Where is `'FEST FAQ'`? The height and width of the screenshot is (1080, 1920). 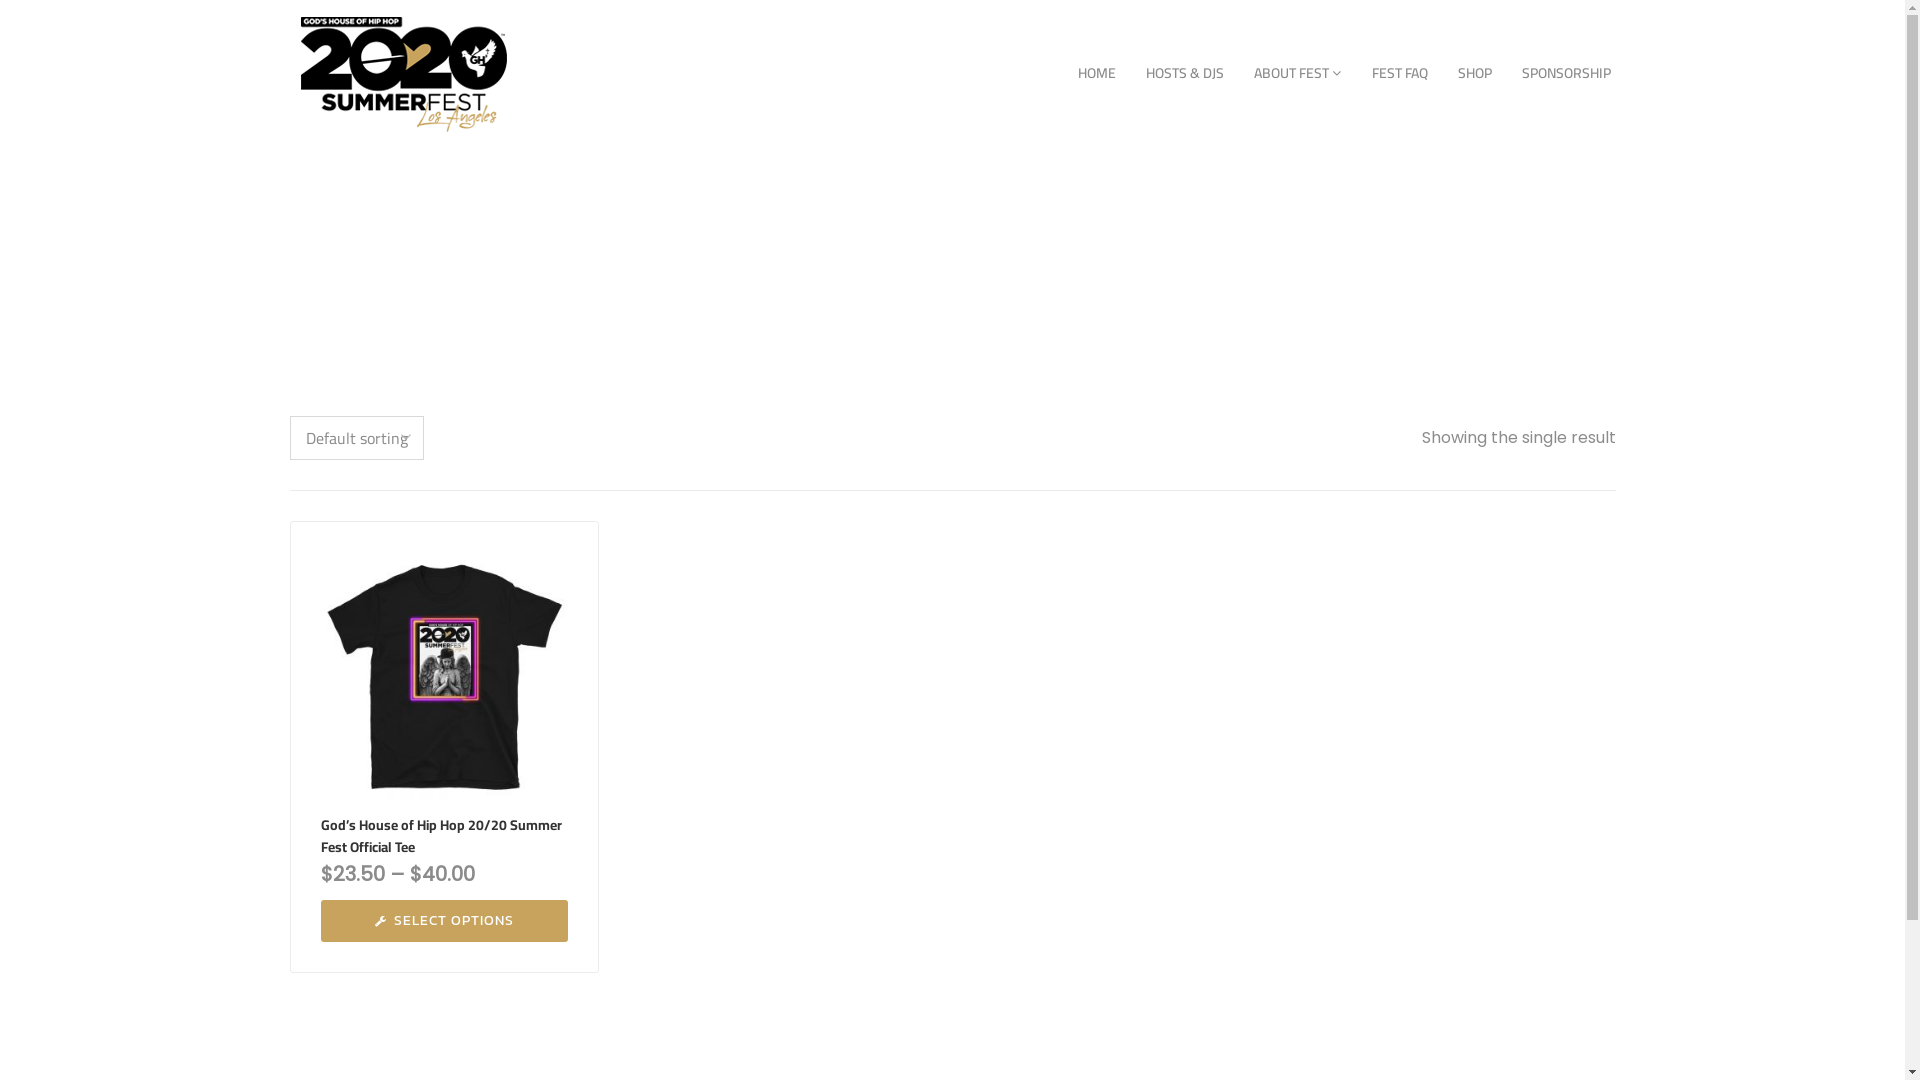 'FEST FAQ' is located at coordinates (1397, 72).